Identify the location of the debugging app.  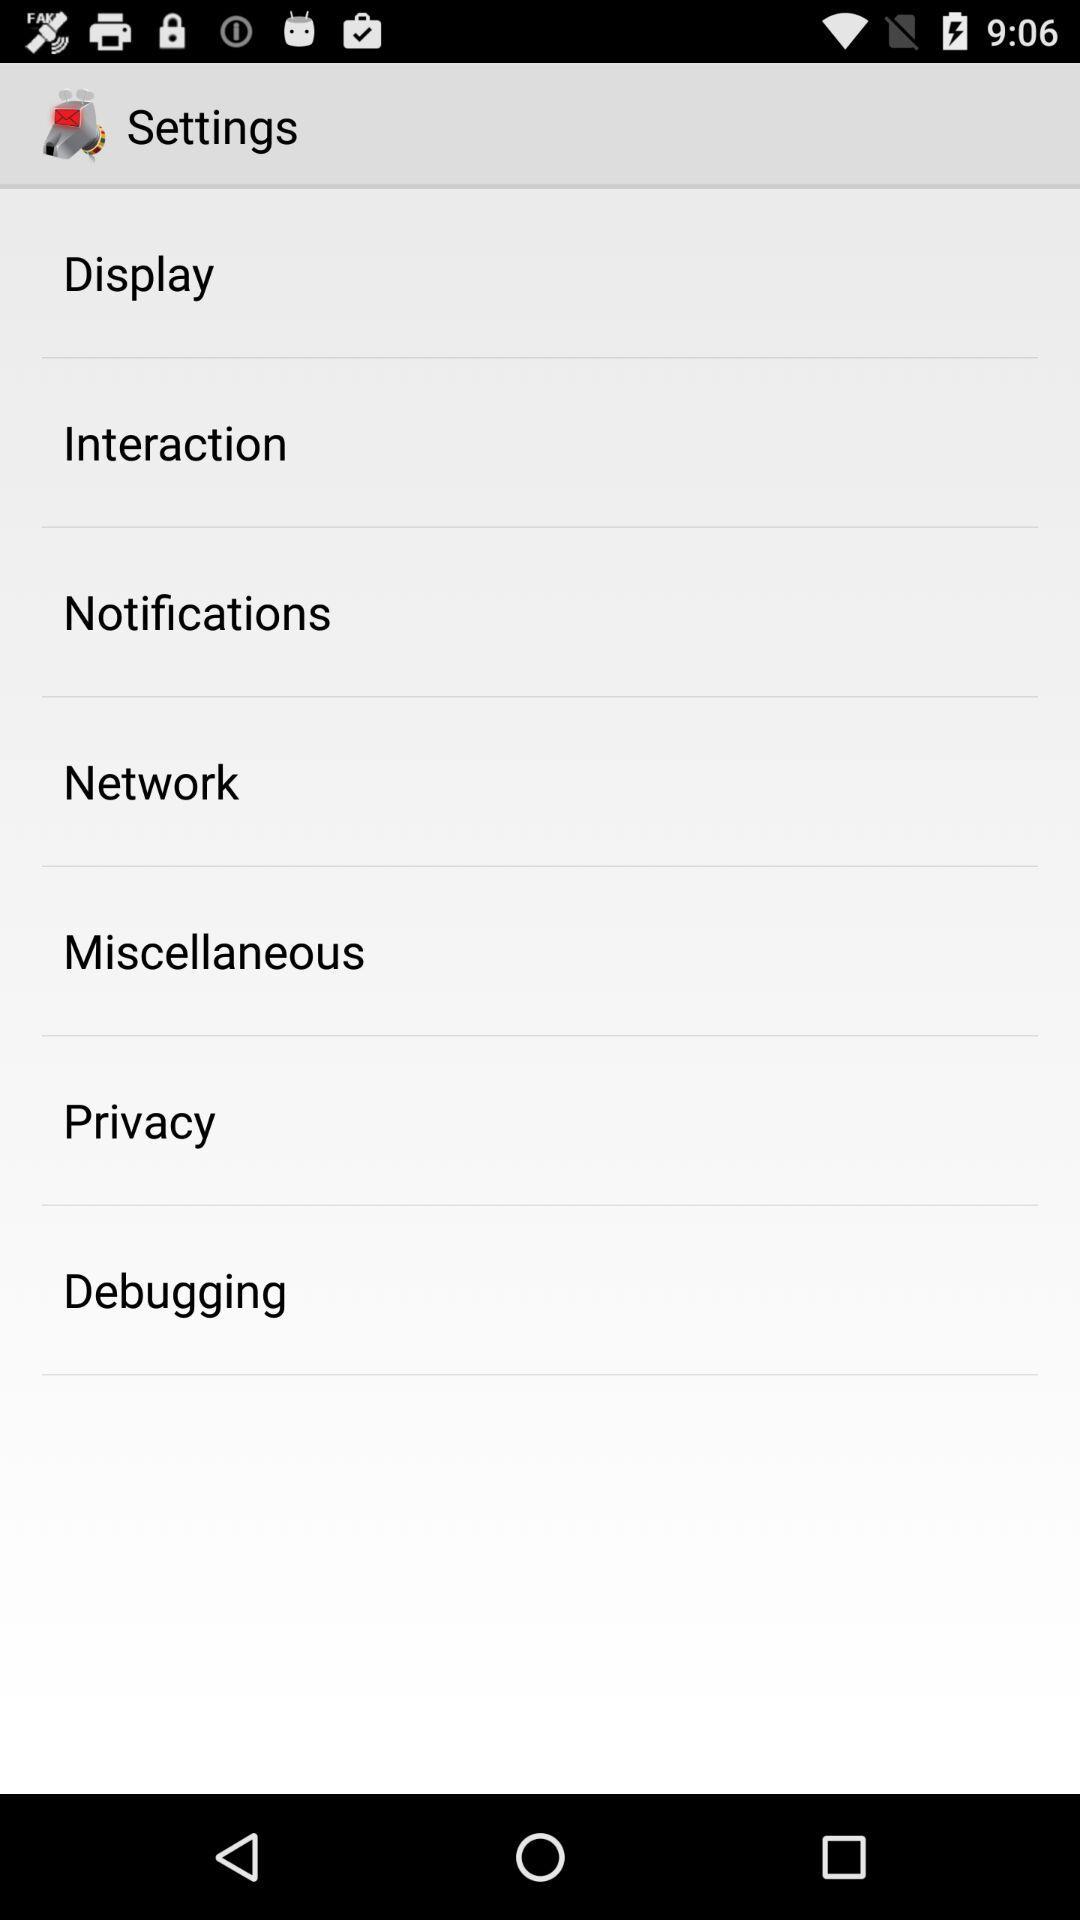
(174, 1289).